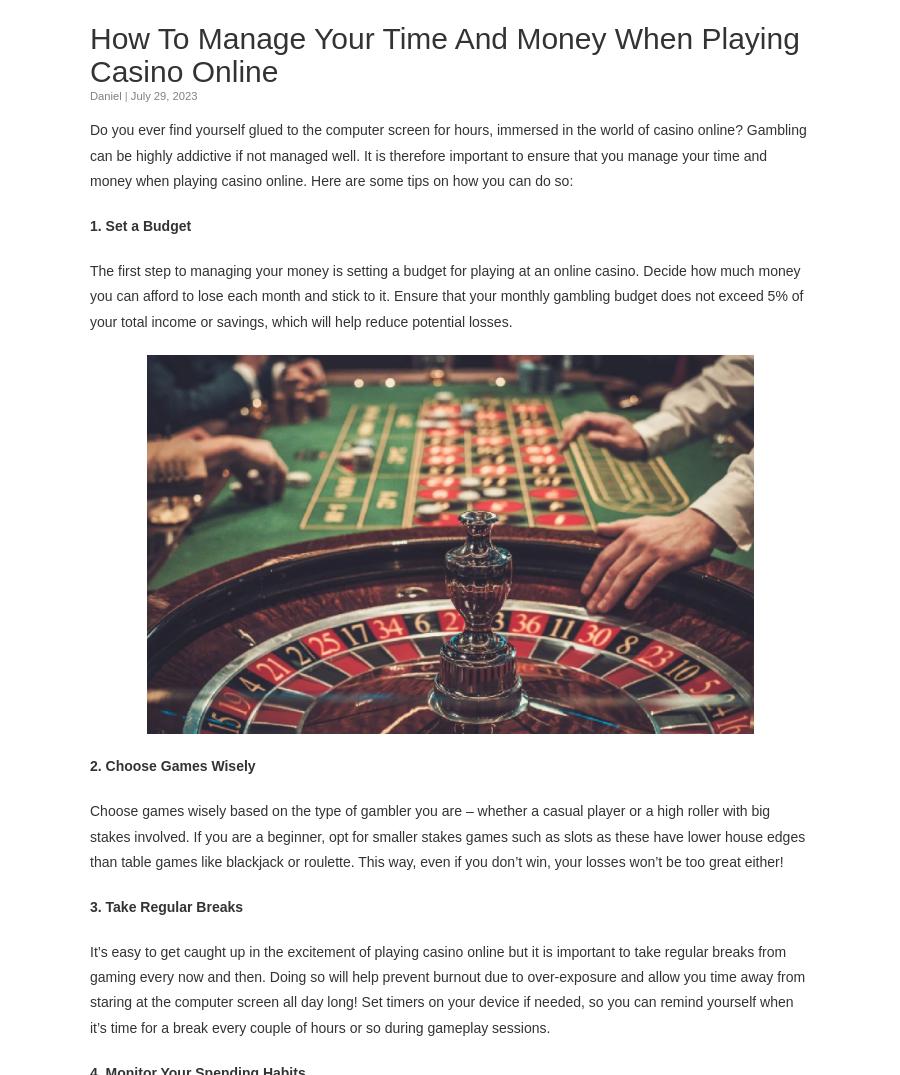 This screenshot has width=900, height=1075. I want to click on 'Daniel', so click(104, 95).